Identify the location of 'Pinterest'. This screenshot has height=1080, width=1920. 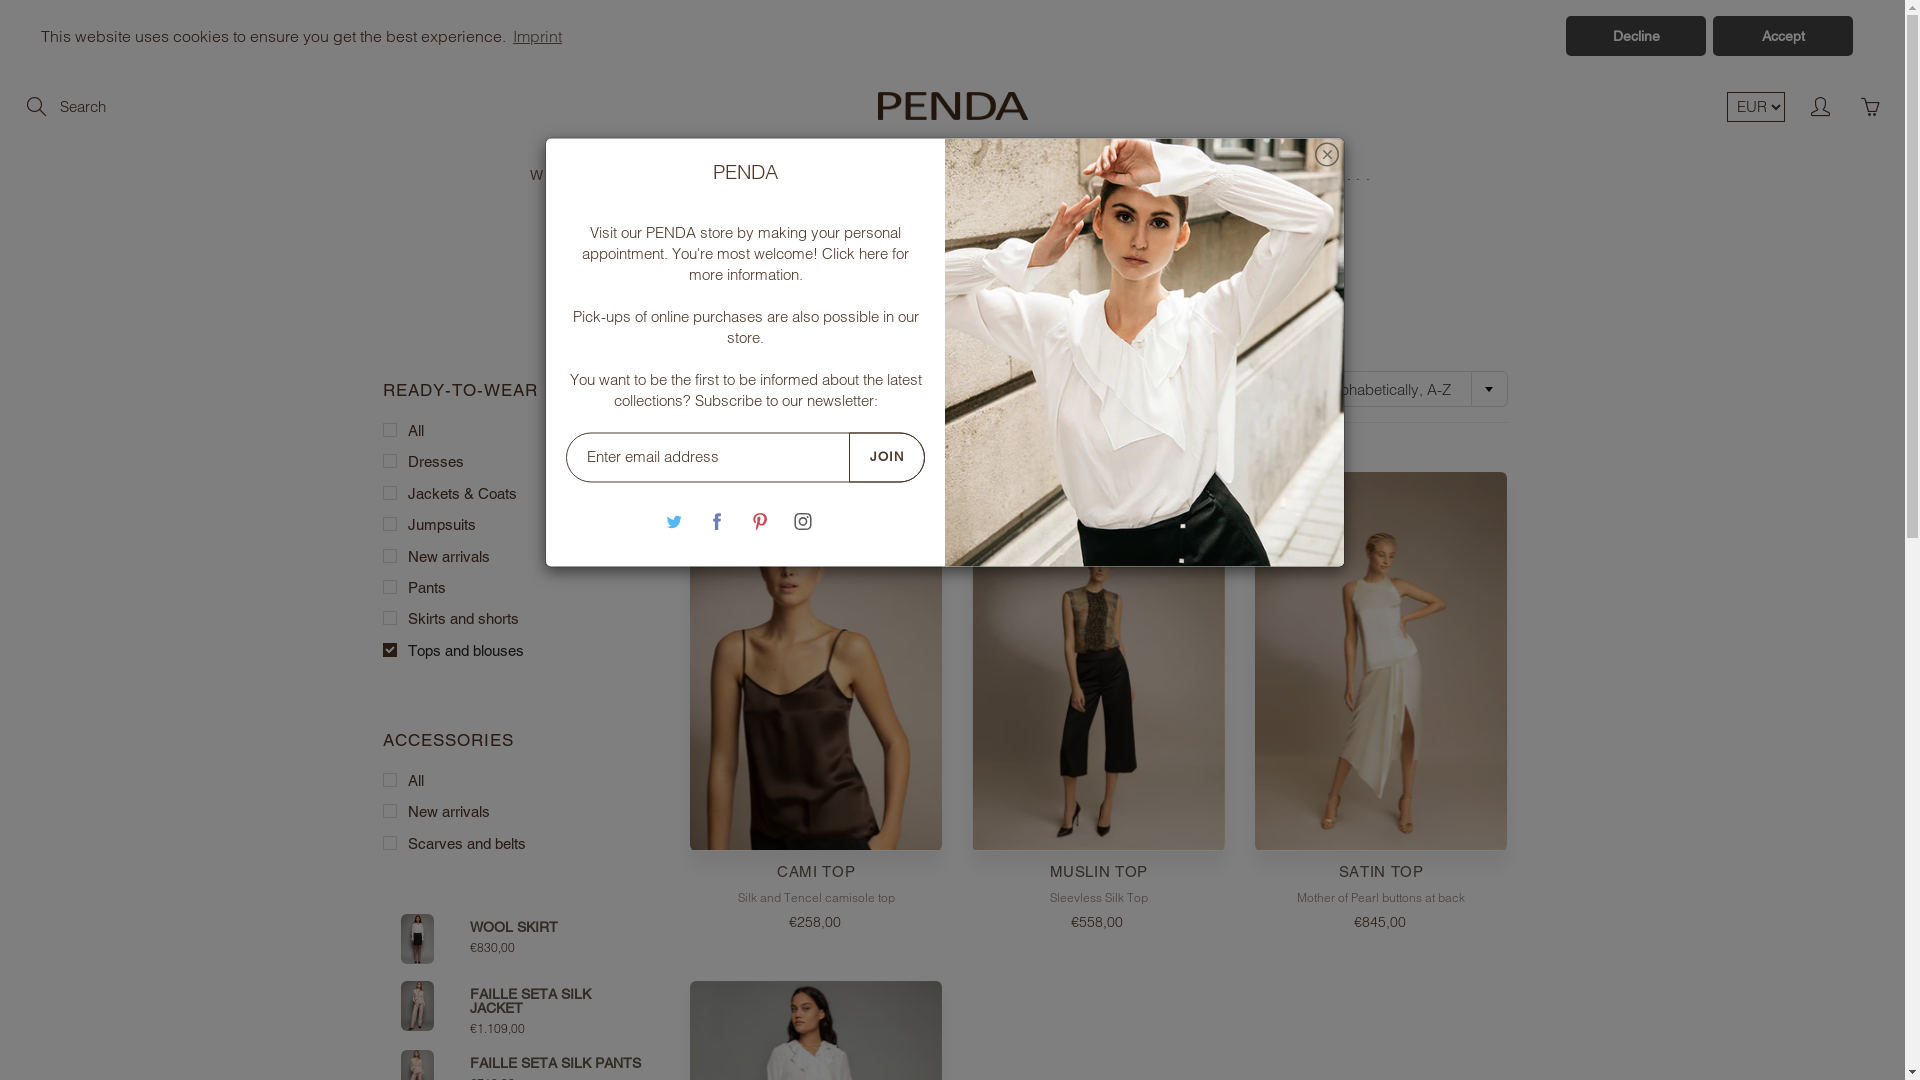
(758, 520).